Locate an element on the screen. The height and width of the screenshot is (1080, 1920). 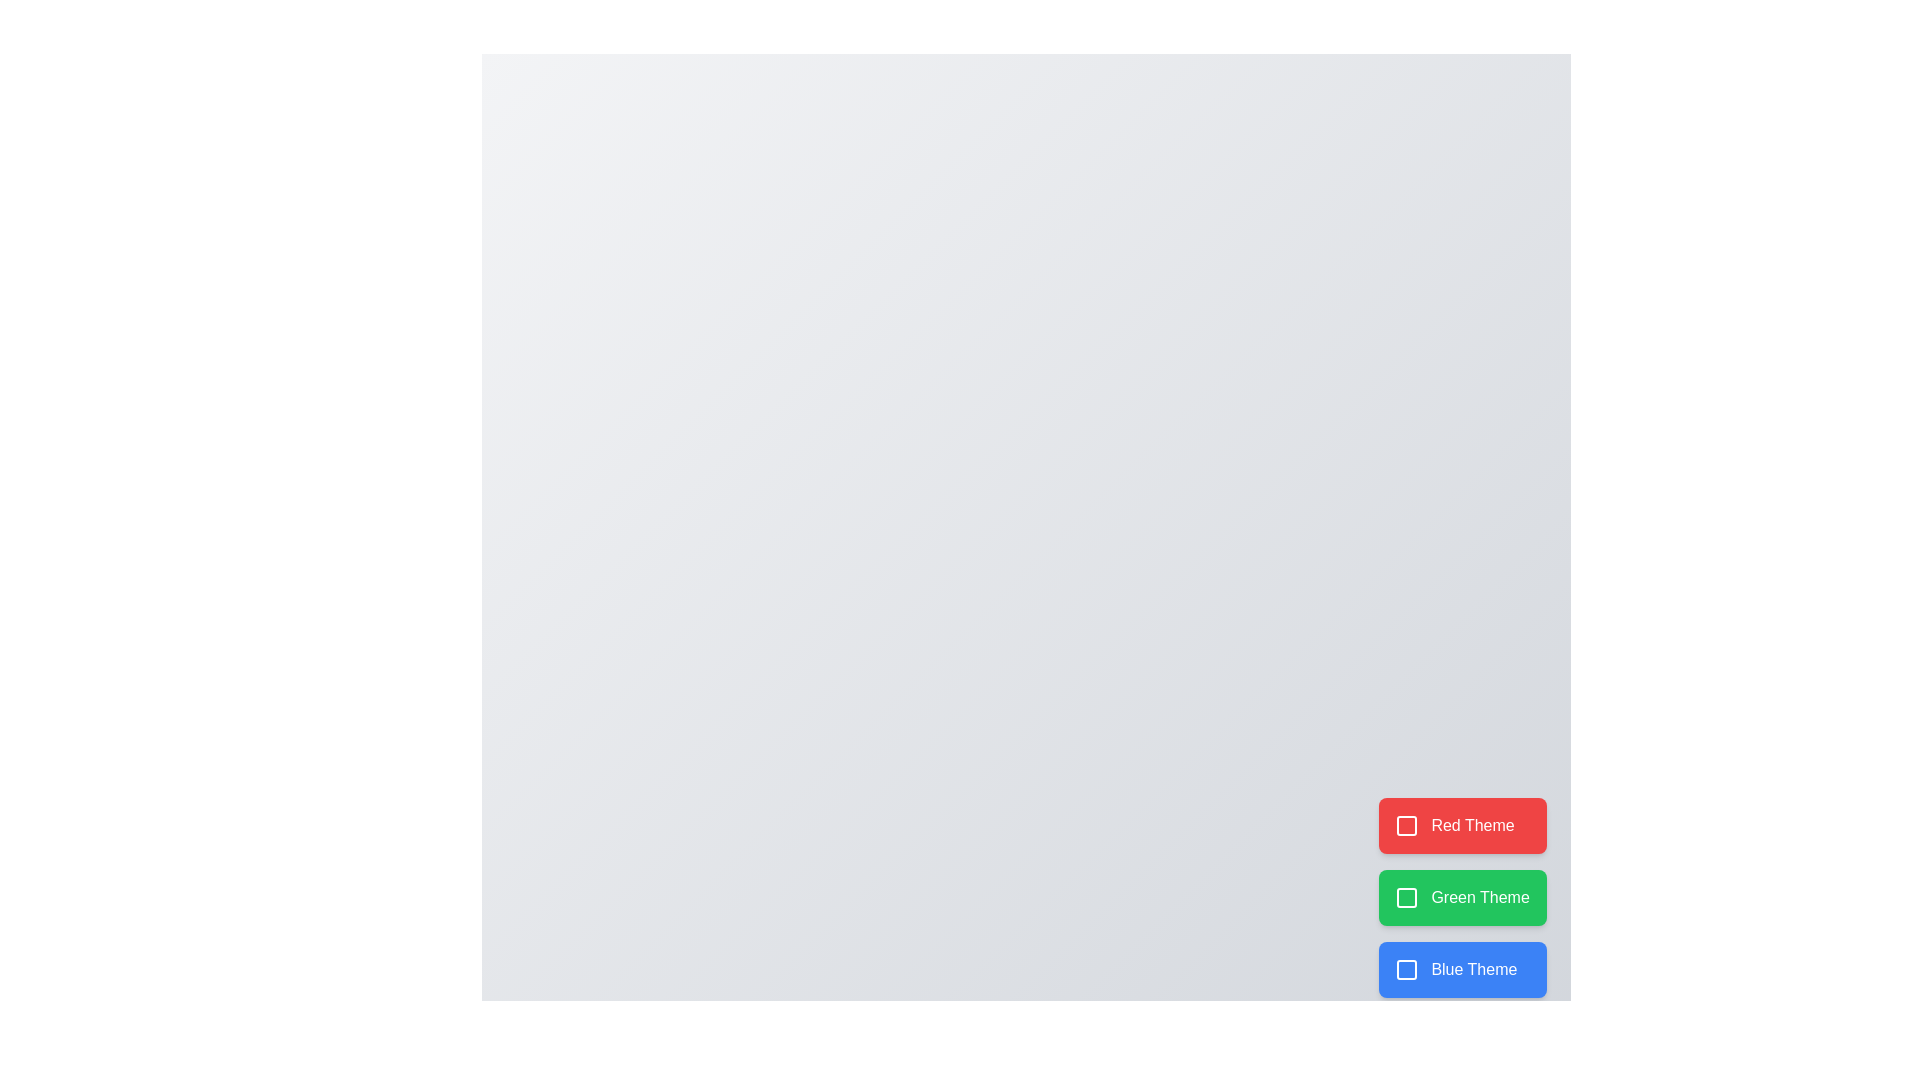
the button corresponding to the selected theme: Green is located at coordinates (1463, 897).